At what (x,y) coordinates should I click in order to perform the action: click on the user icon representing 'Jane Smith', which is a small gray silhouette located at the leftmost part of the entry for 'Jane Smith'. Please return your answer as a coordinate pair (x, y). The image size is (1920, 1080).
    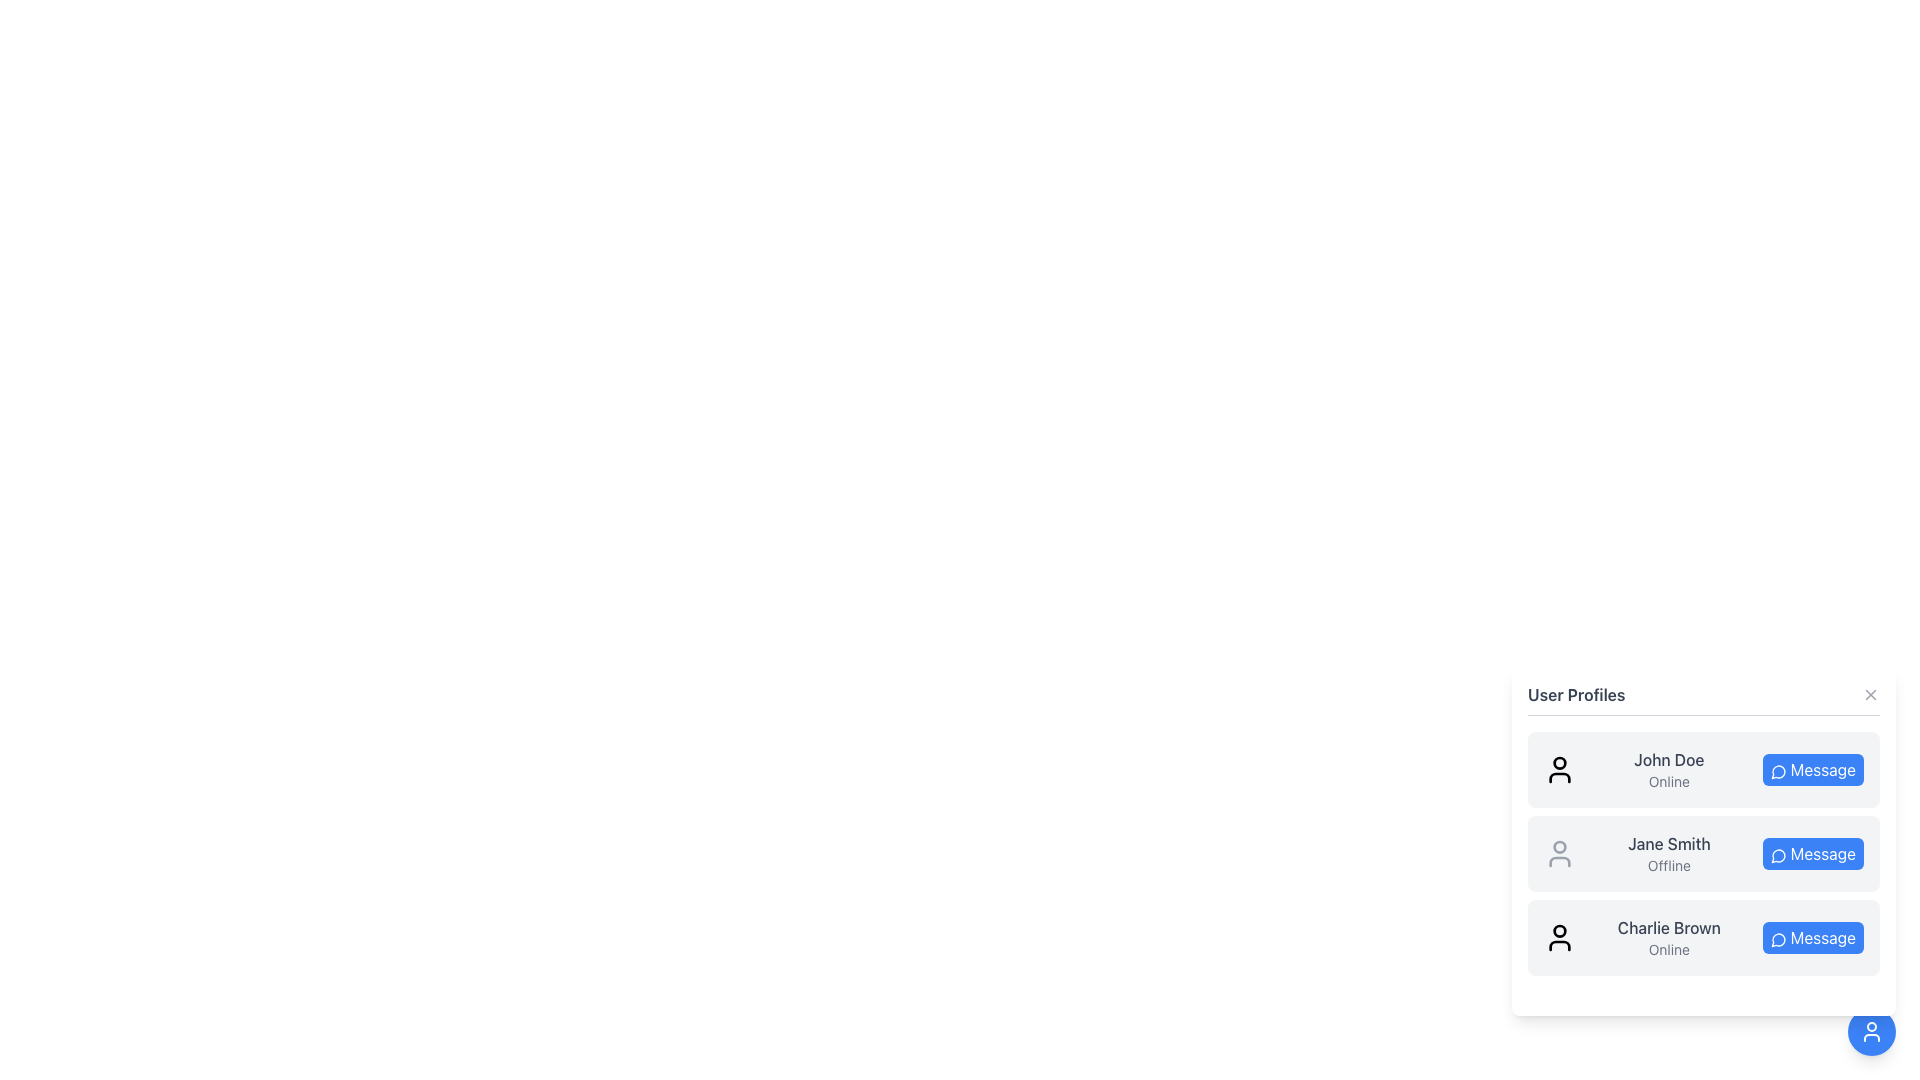
    Looking at the image, I should click on (1559, 853).